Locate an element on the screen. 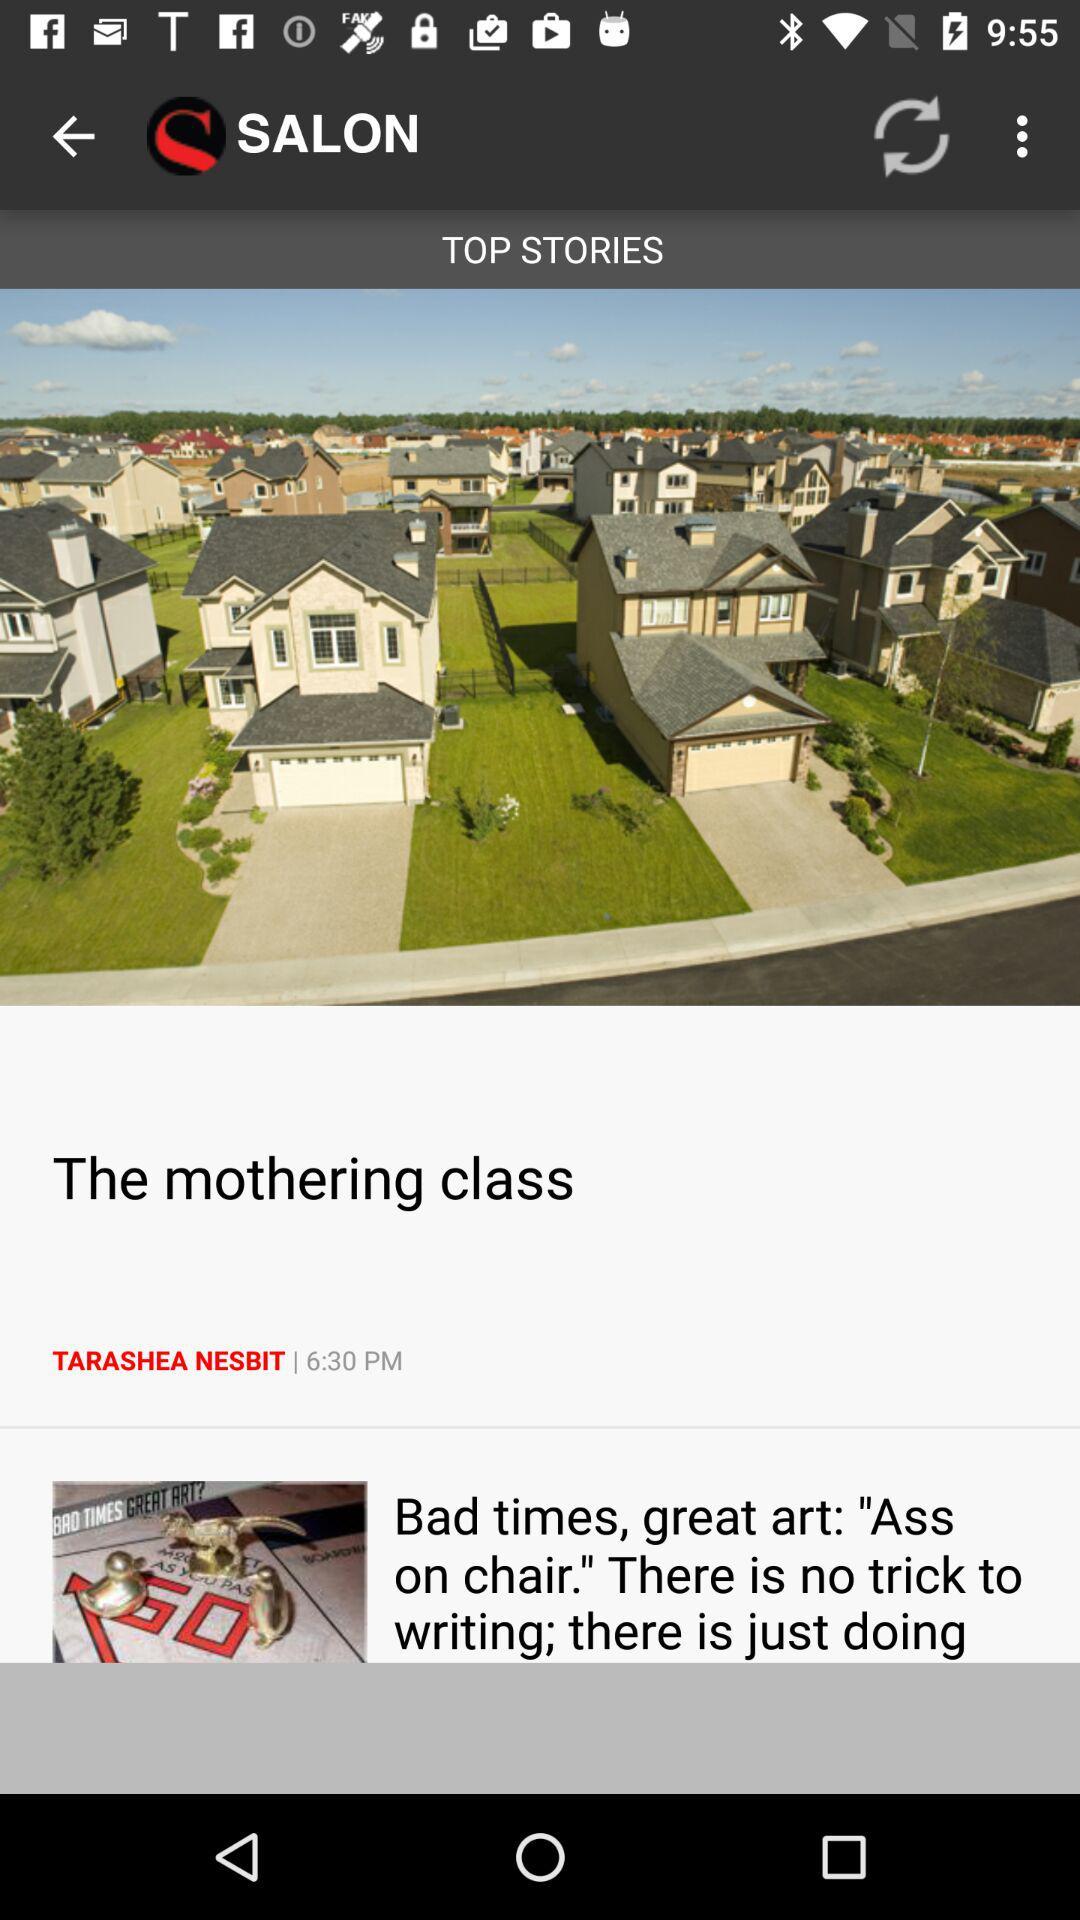  the app to the right of the salon icon is located at coordinates (911, 135).